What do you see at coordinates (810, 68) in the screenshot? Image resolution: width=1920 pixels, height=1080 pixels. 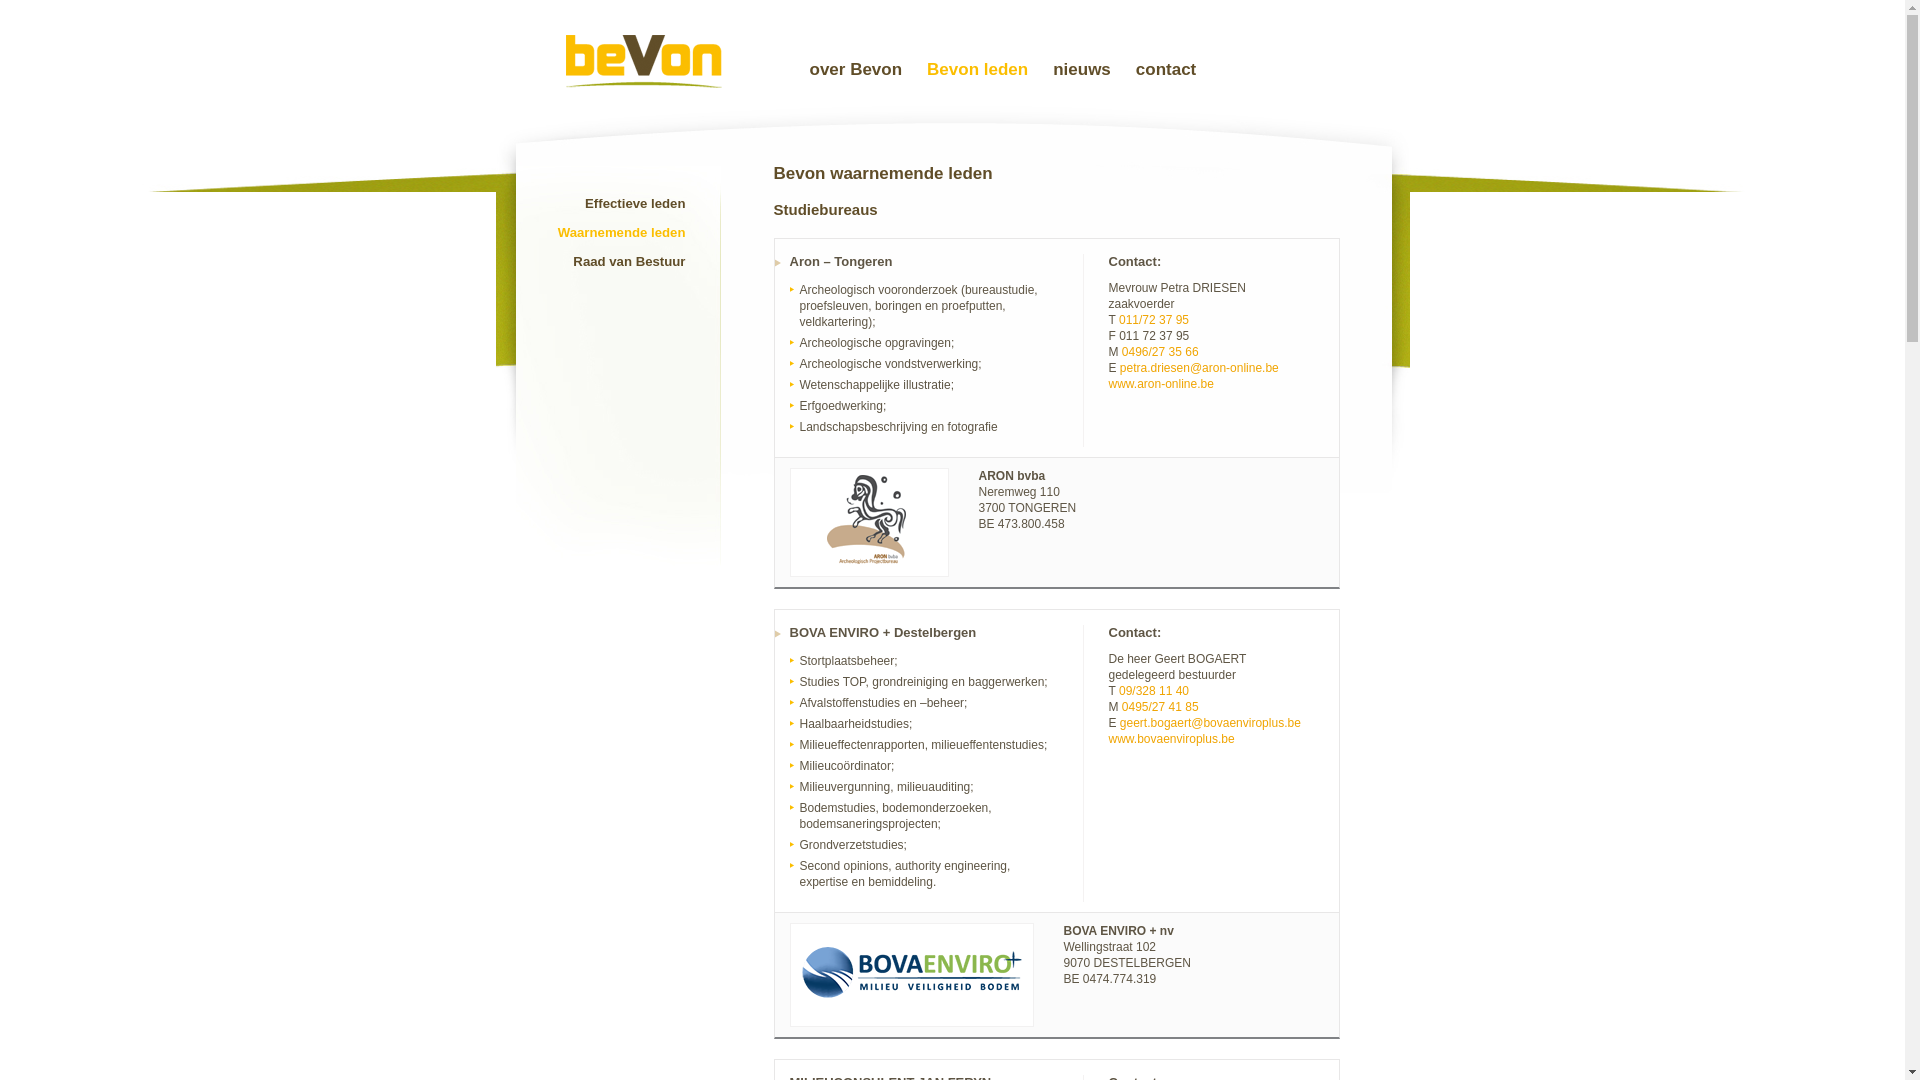 I see `'over Bevon'` at bounding box center [810, 68].